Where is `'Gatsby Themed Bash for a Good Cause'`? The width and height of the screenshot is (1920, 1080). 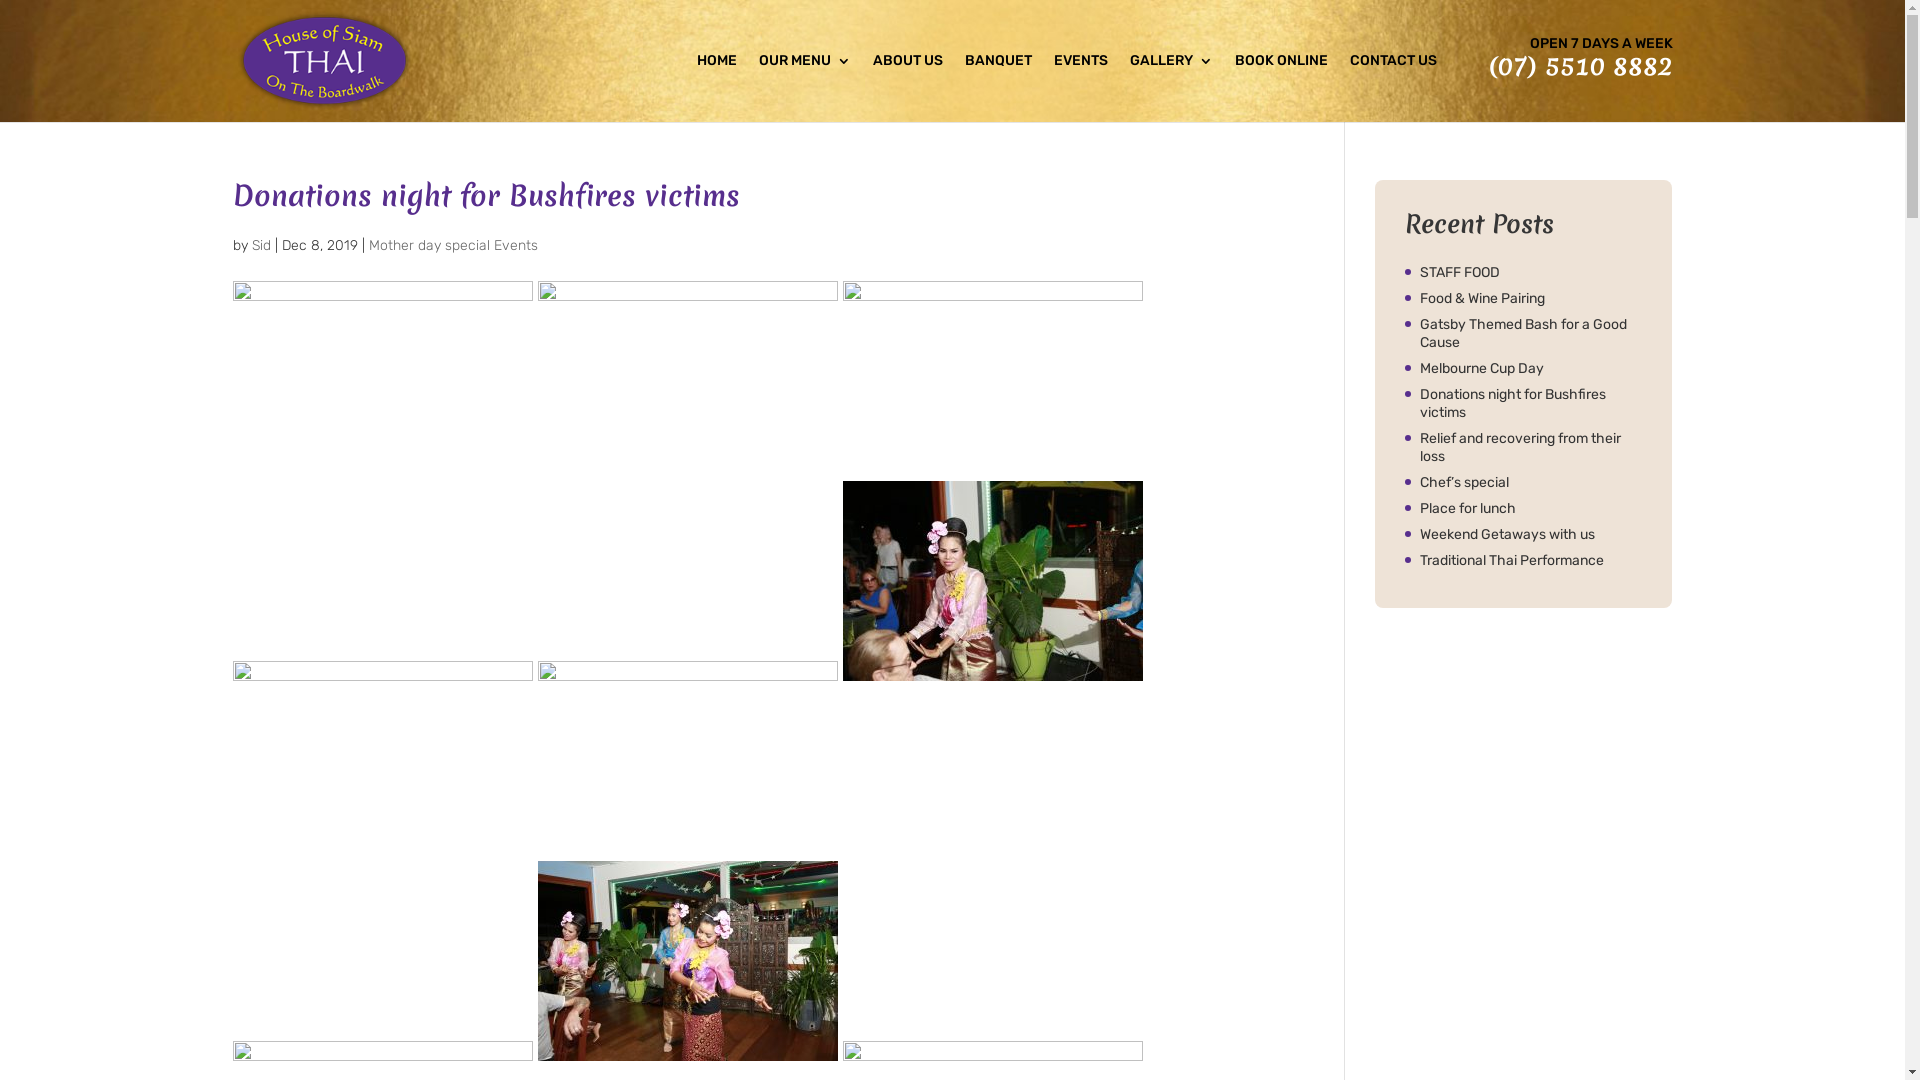 'Gatsby Themed Bash for a Good Cause' is located at coordinates (1530, 333).